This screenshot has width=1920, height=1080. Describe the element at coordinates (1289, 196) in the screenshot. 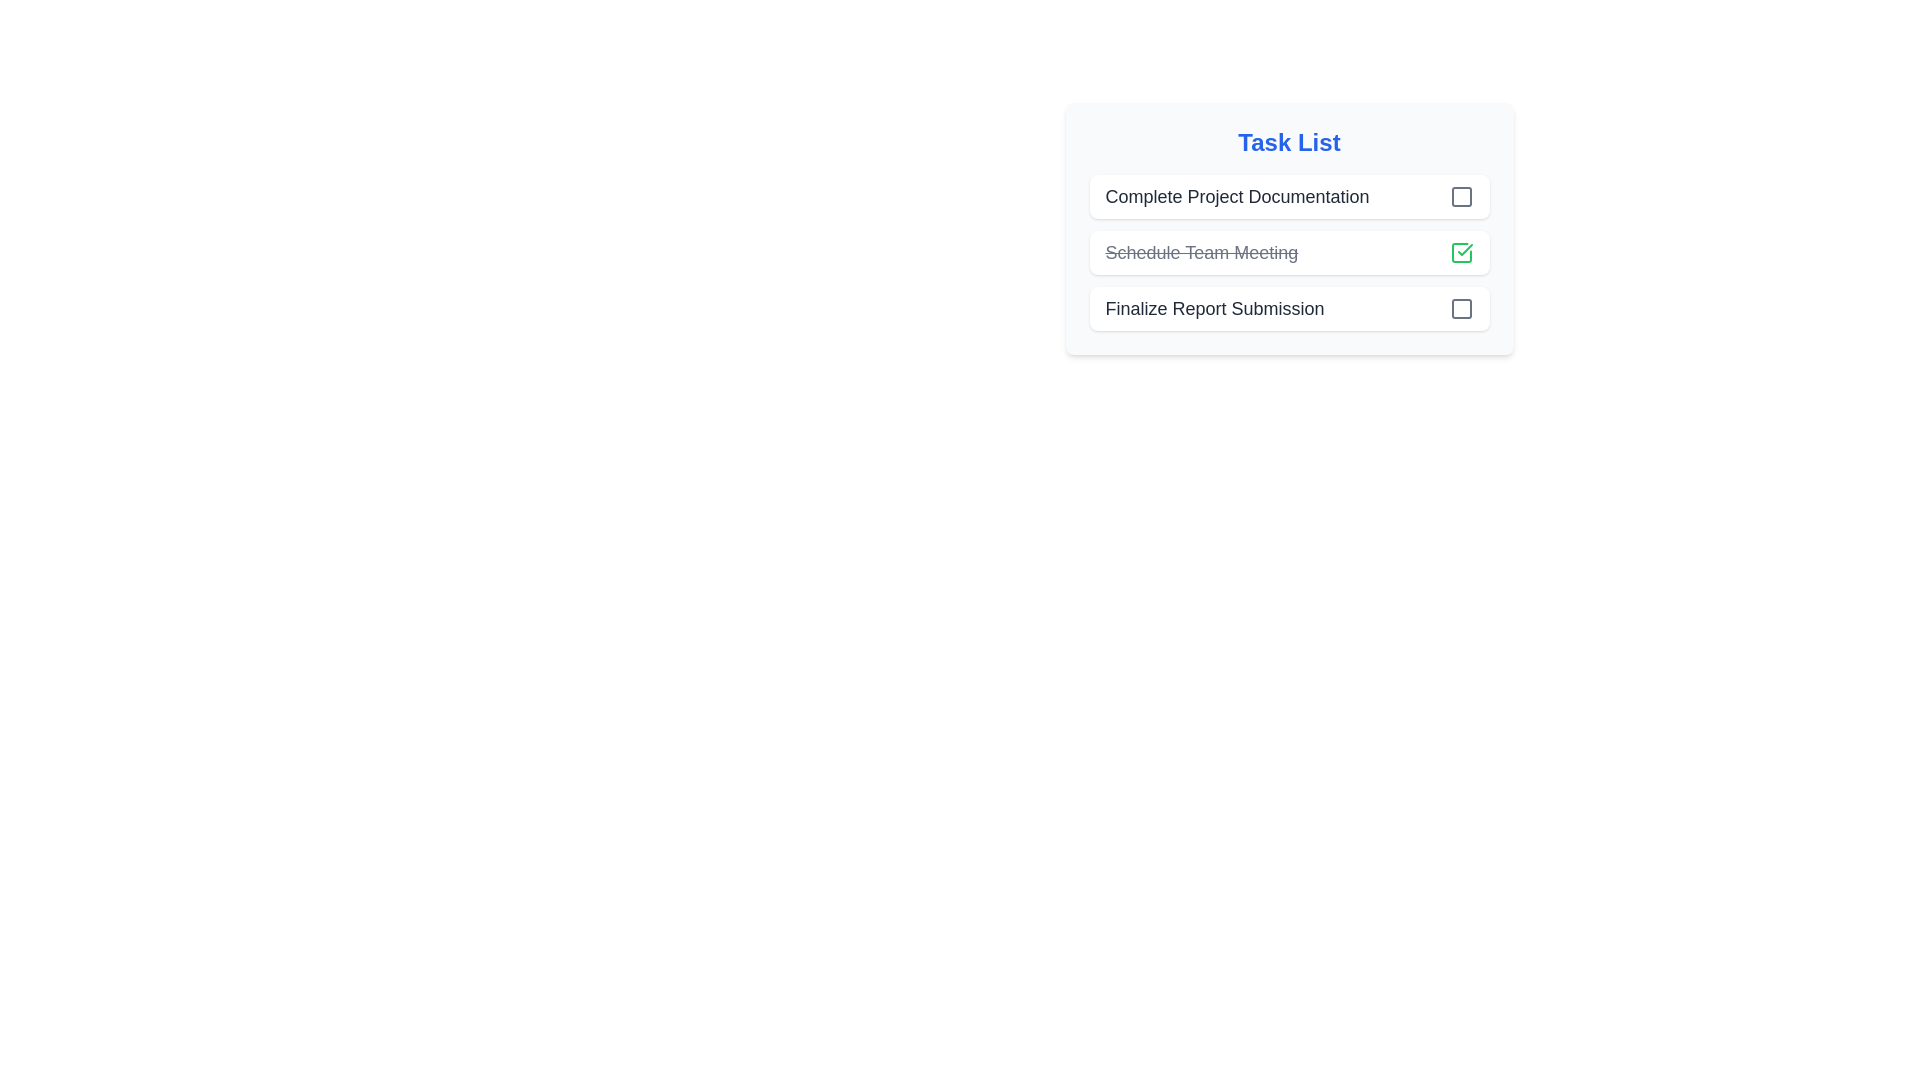

I see `the first list item with a checkbox` at that location.